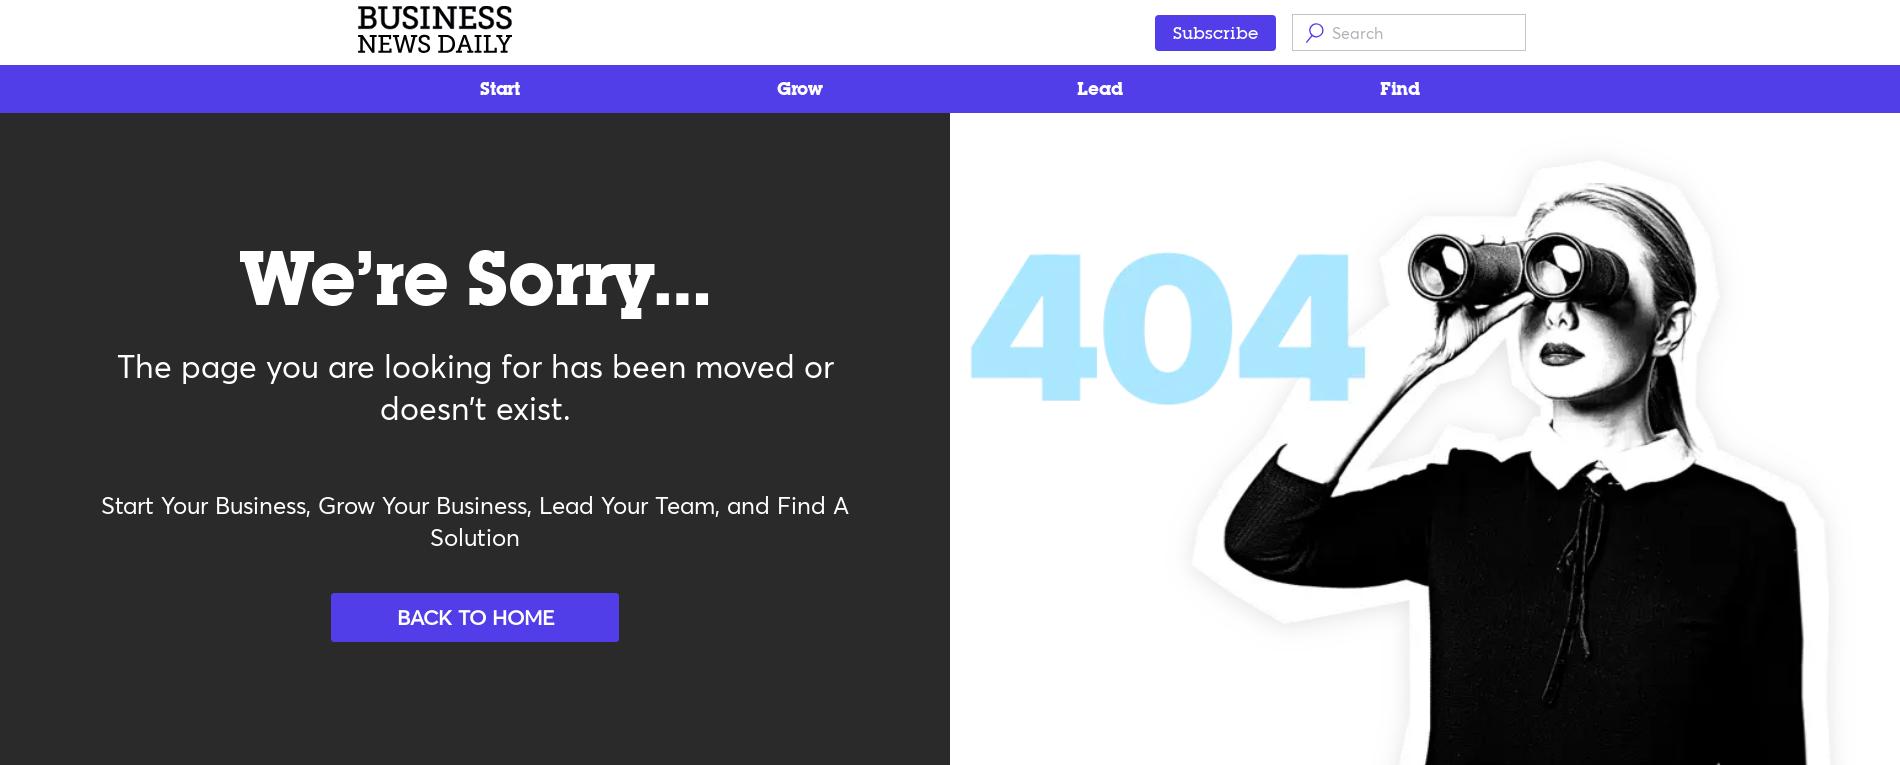 The width and height of the screenshot is (1900, 765). Describe the element at coordinates (381, 150) in the screenshot. I see `'Best Accounting Software and Invoice Generators of 2023'` at that location.